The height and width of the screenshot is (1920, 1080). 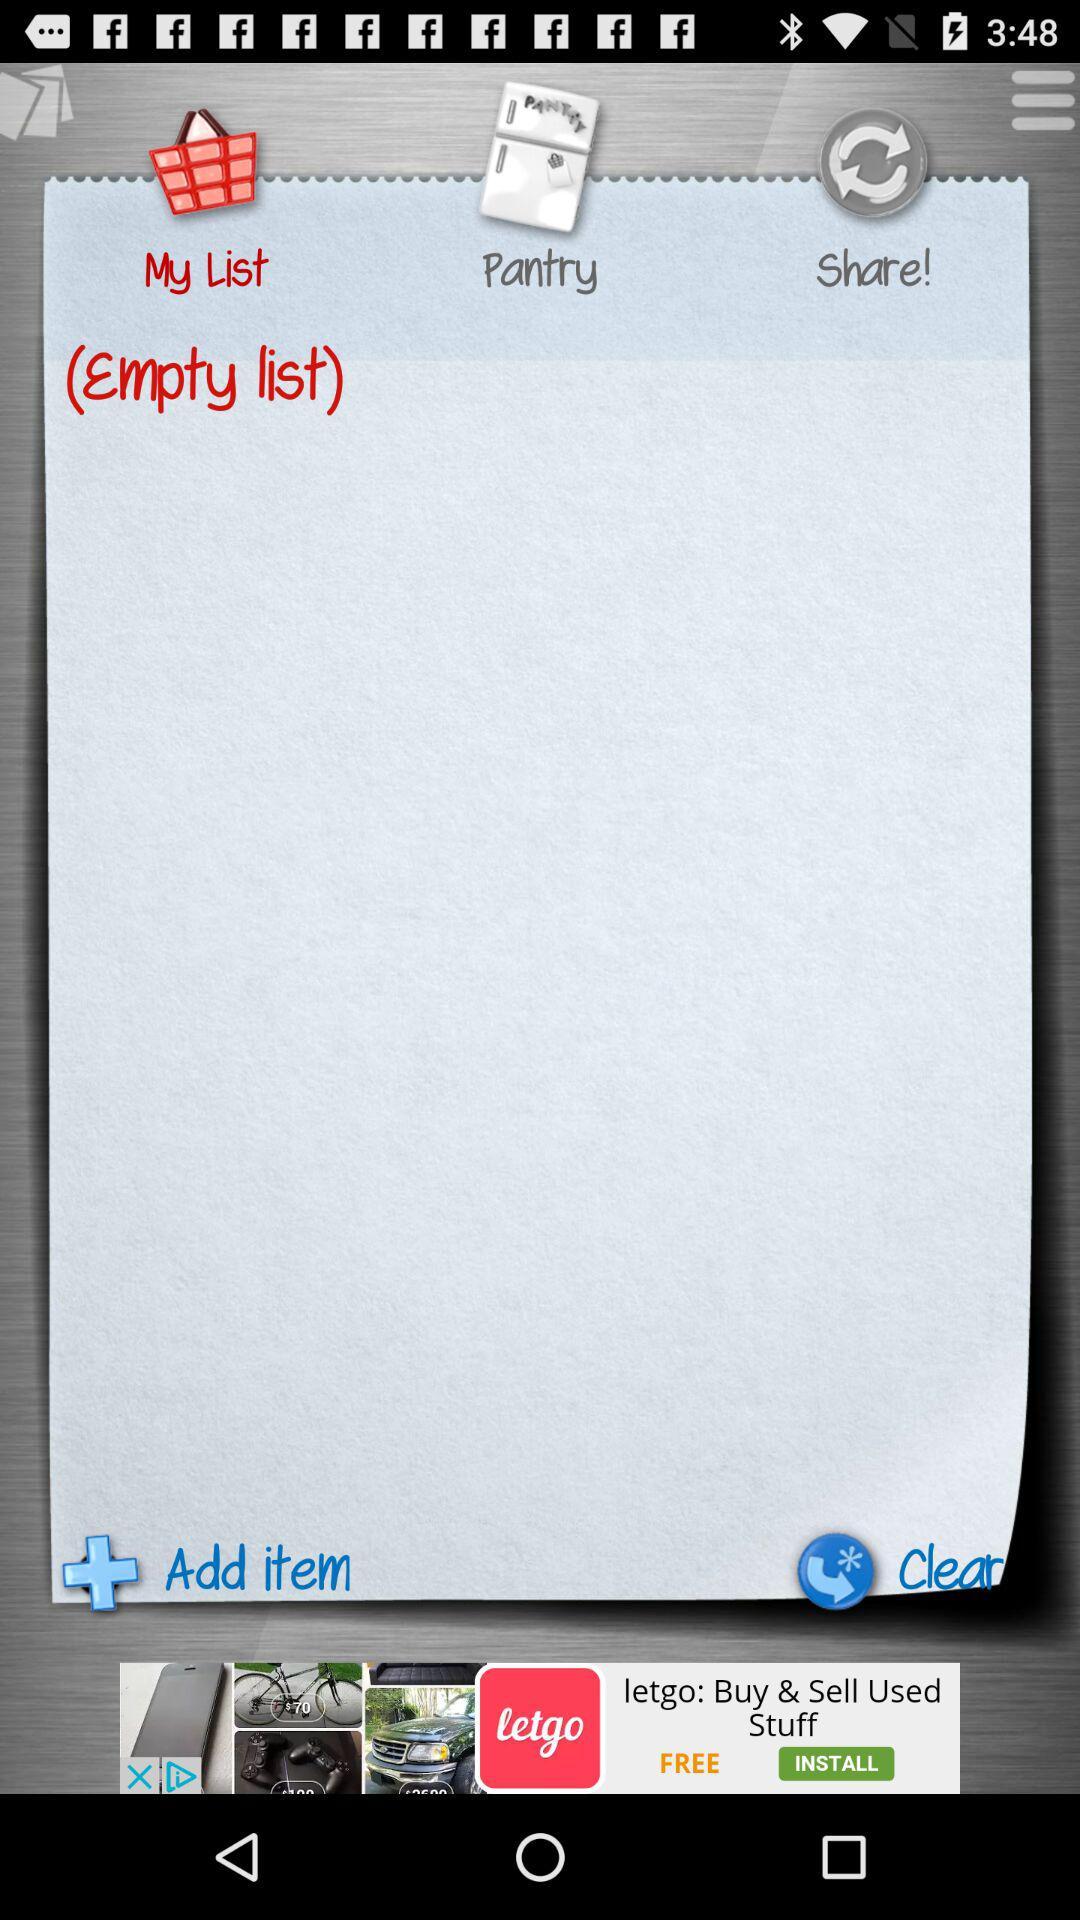 I want to click on share with friends, so click(x=871, y=165).